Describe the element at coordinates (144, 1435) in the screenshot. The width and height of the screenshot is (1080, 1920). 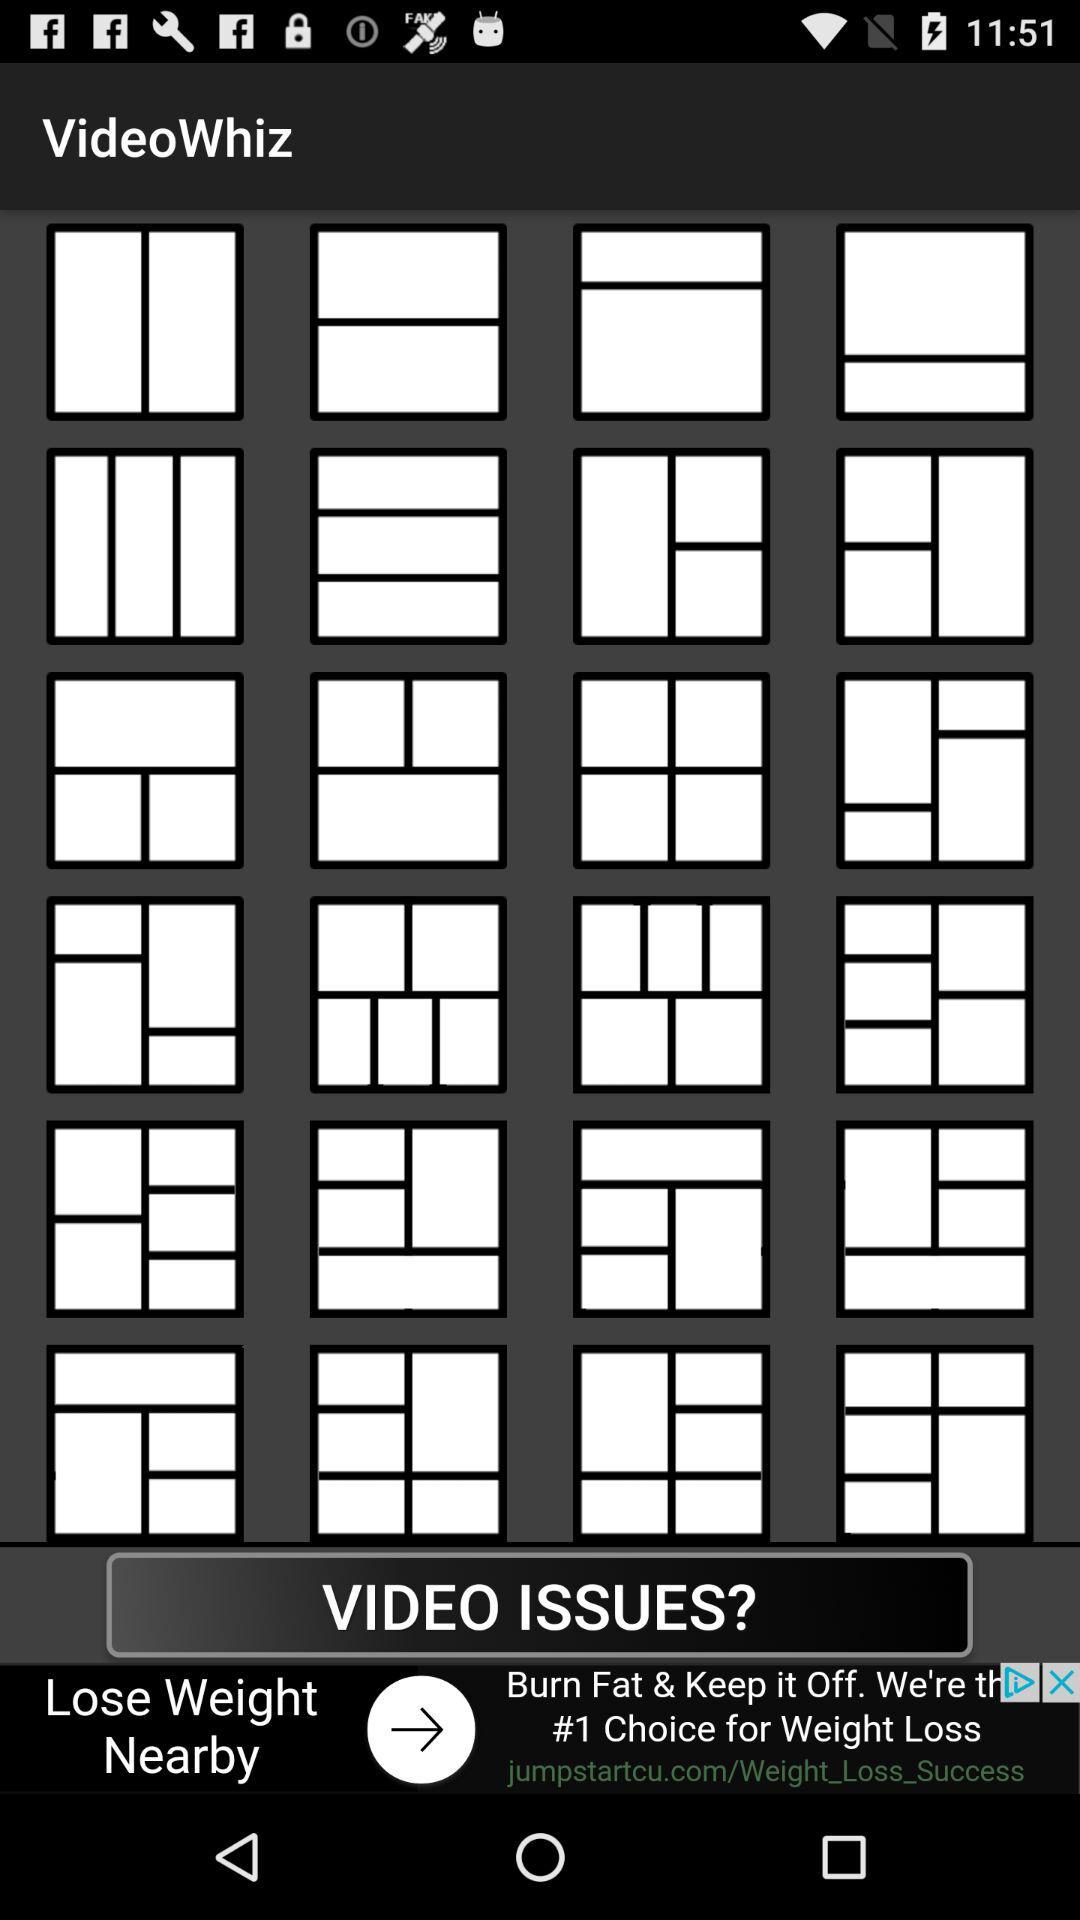
I see `videowhiz option` at that location.